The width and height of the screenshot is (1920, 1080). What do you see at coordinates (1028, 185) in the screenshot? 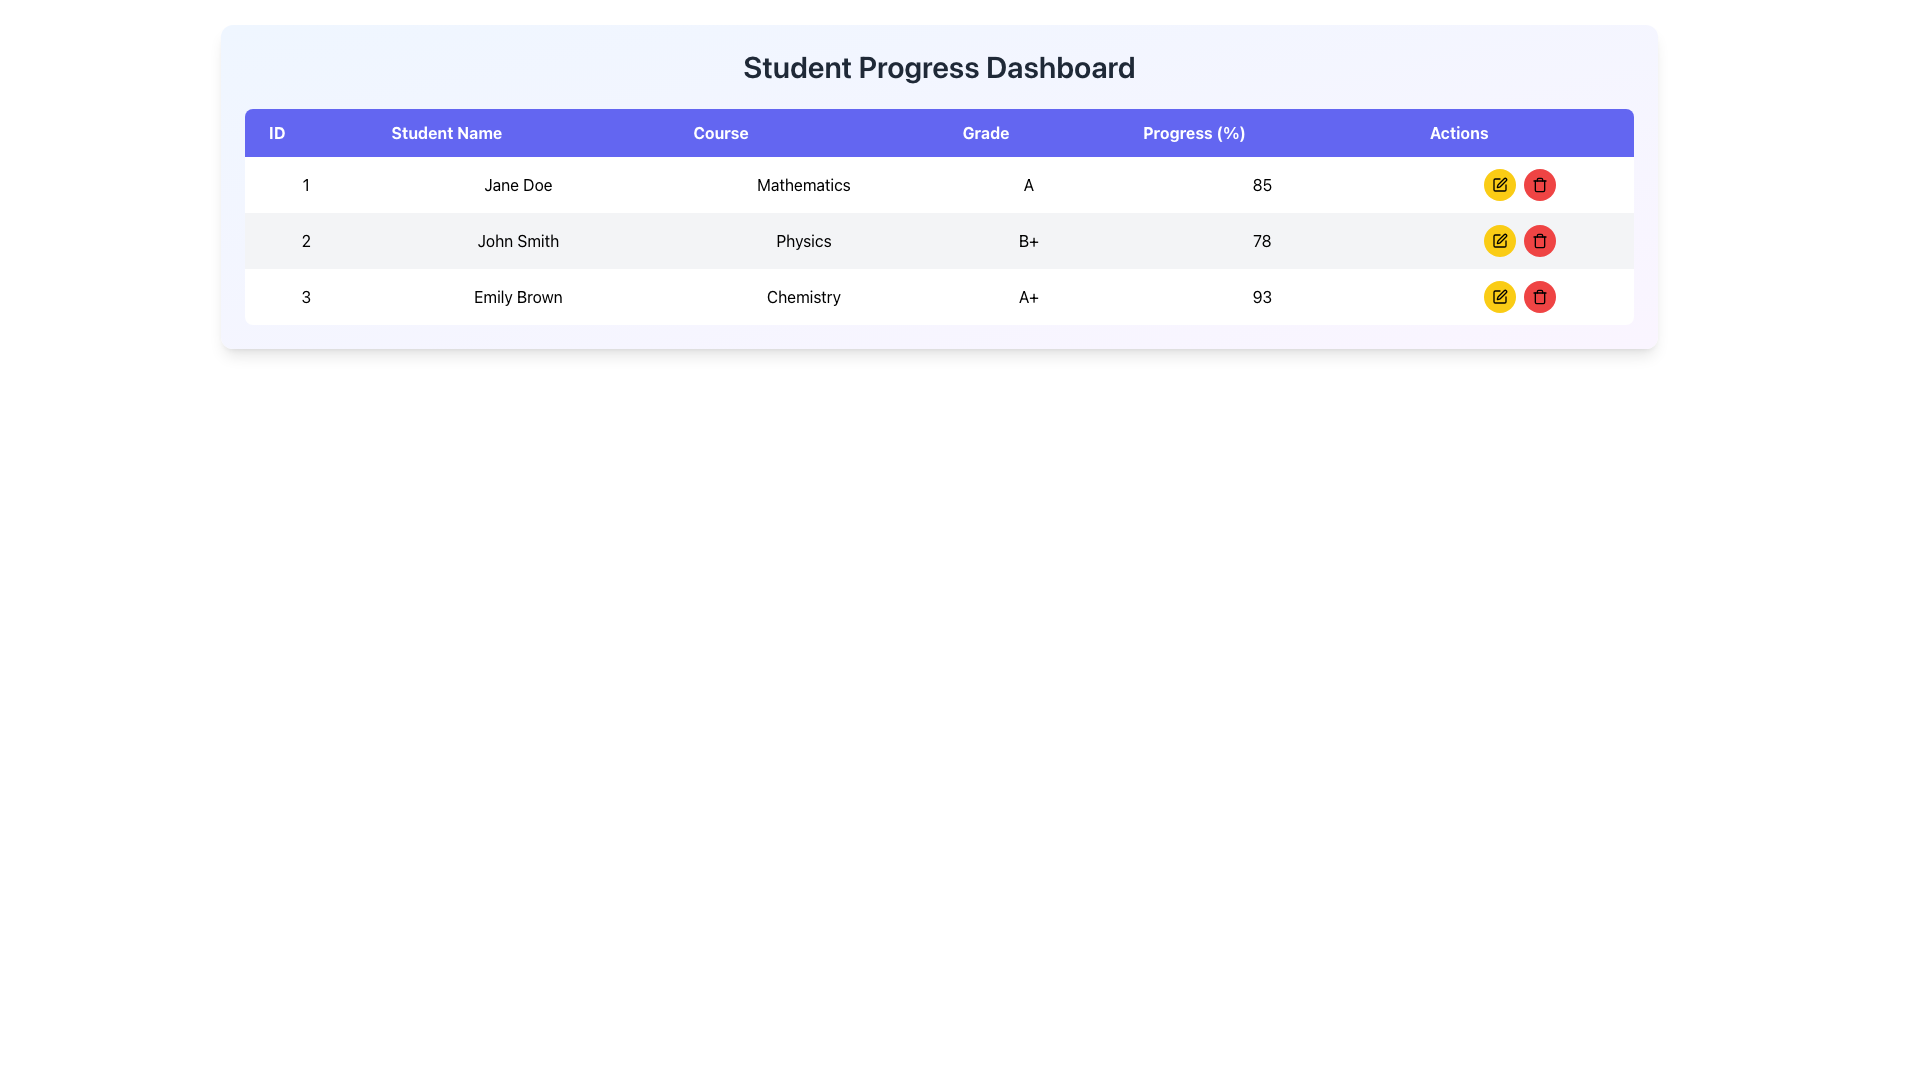
I see `single-character text element displaying the letter 'A' which represents the grade for Jane Doe in the Mathematics course, located under the 'Grade' column in the table` at bounding box center [1028, 185].